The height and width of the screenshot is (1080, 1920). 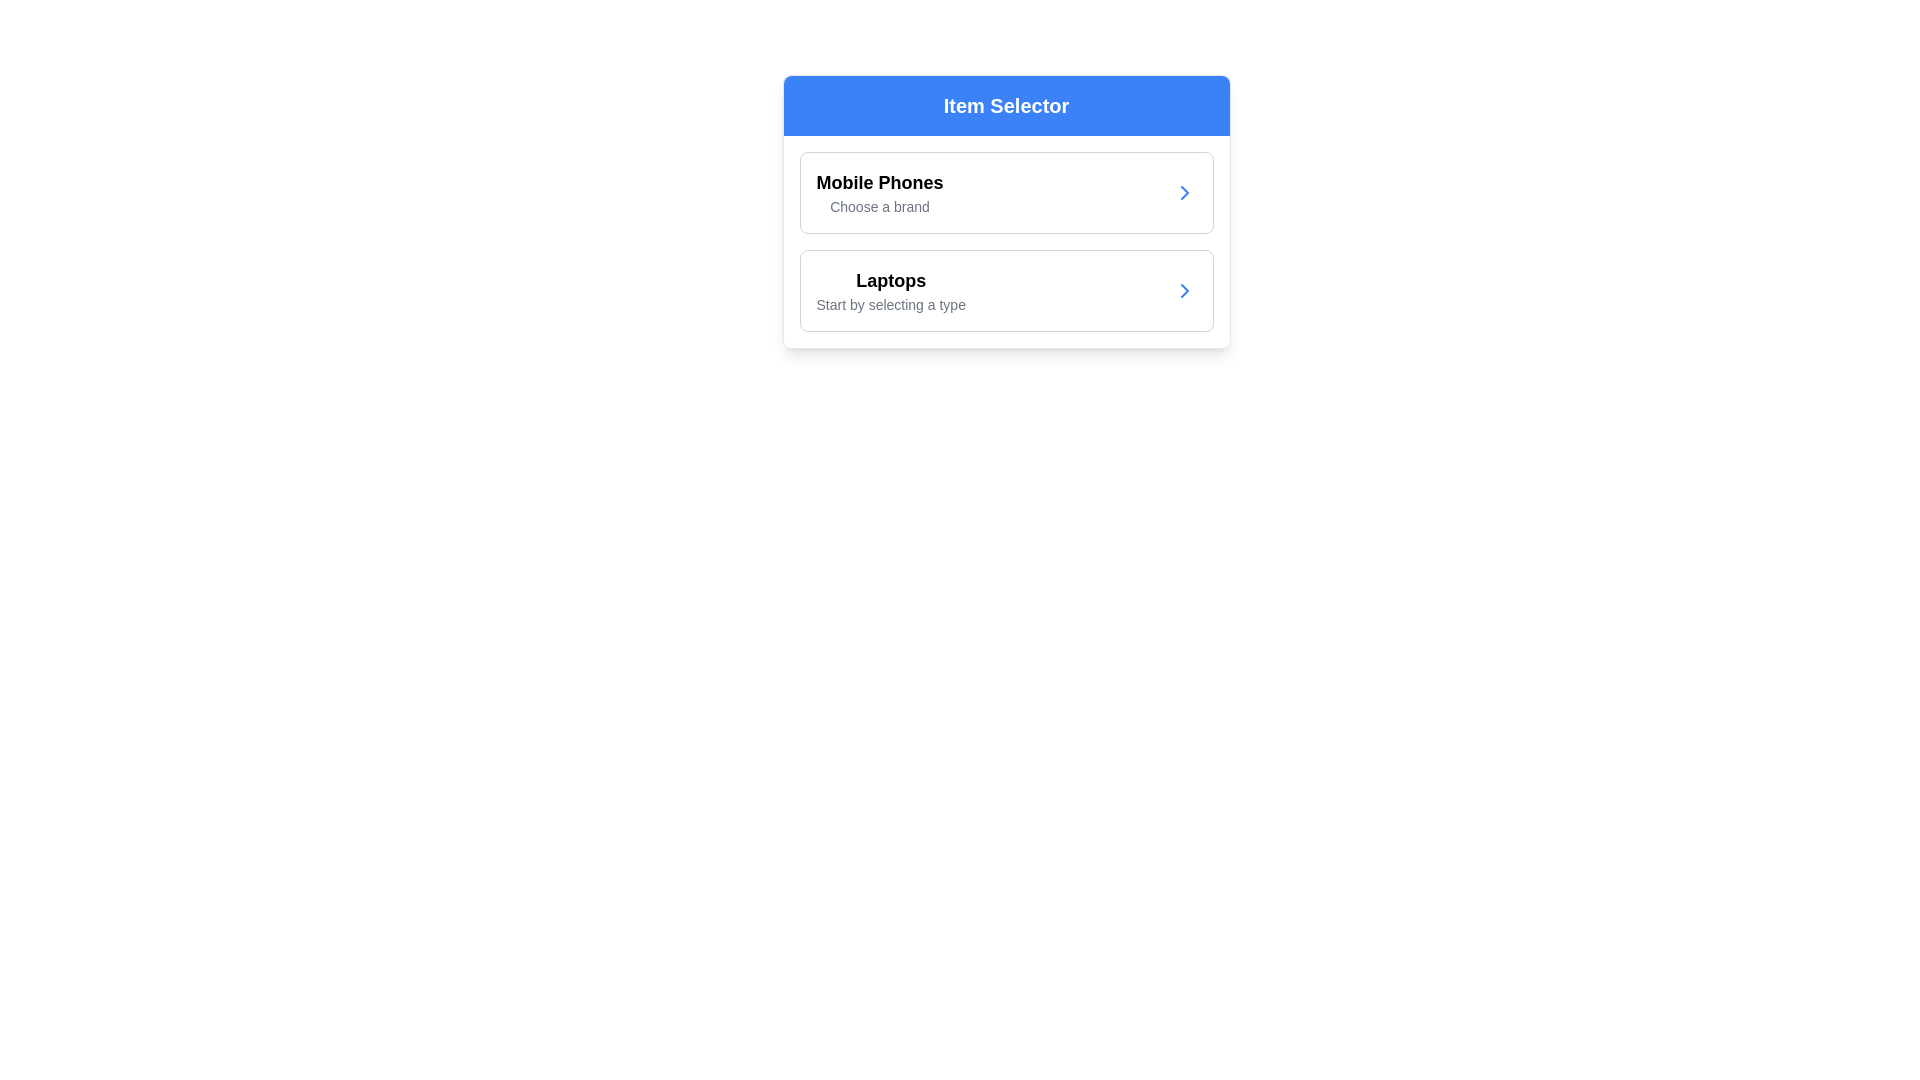 I want to click on the 'Laptops' text label, which is styled as a bold title and is located in the second section of a list layout within a card interface, directly below the 'Mobile Phones' section, so click(x=890, y=281).